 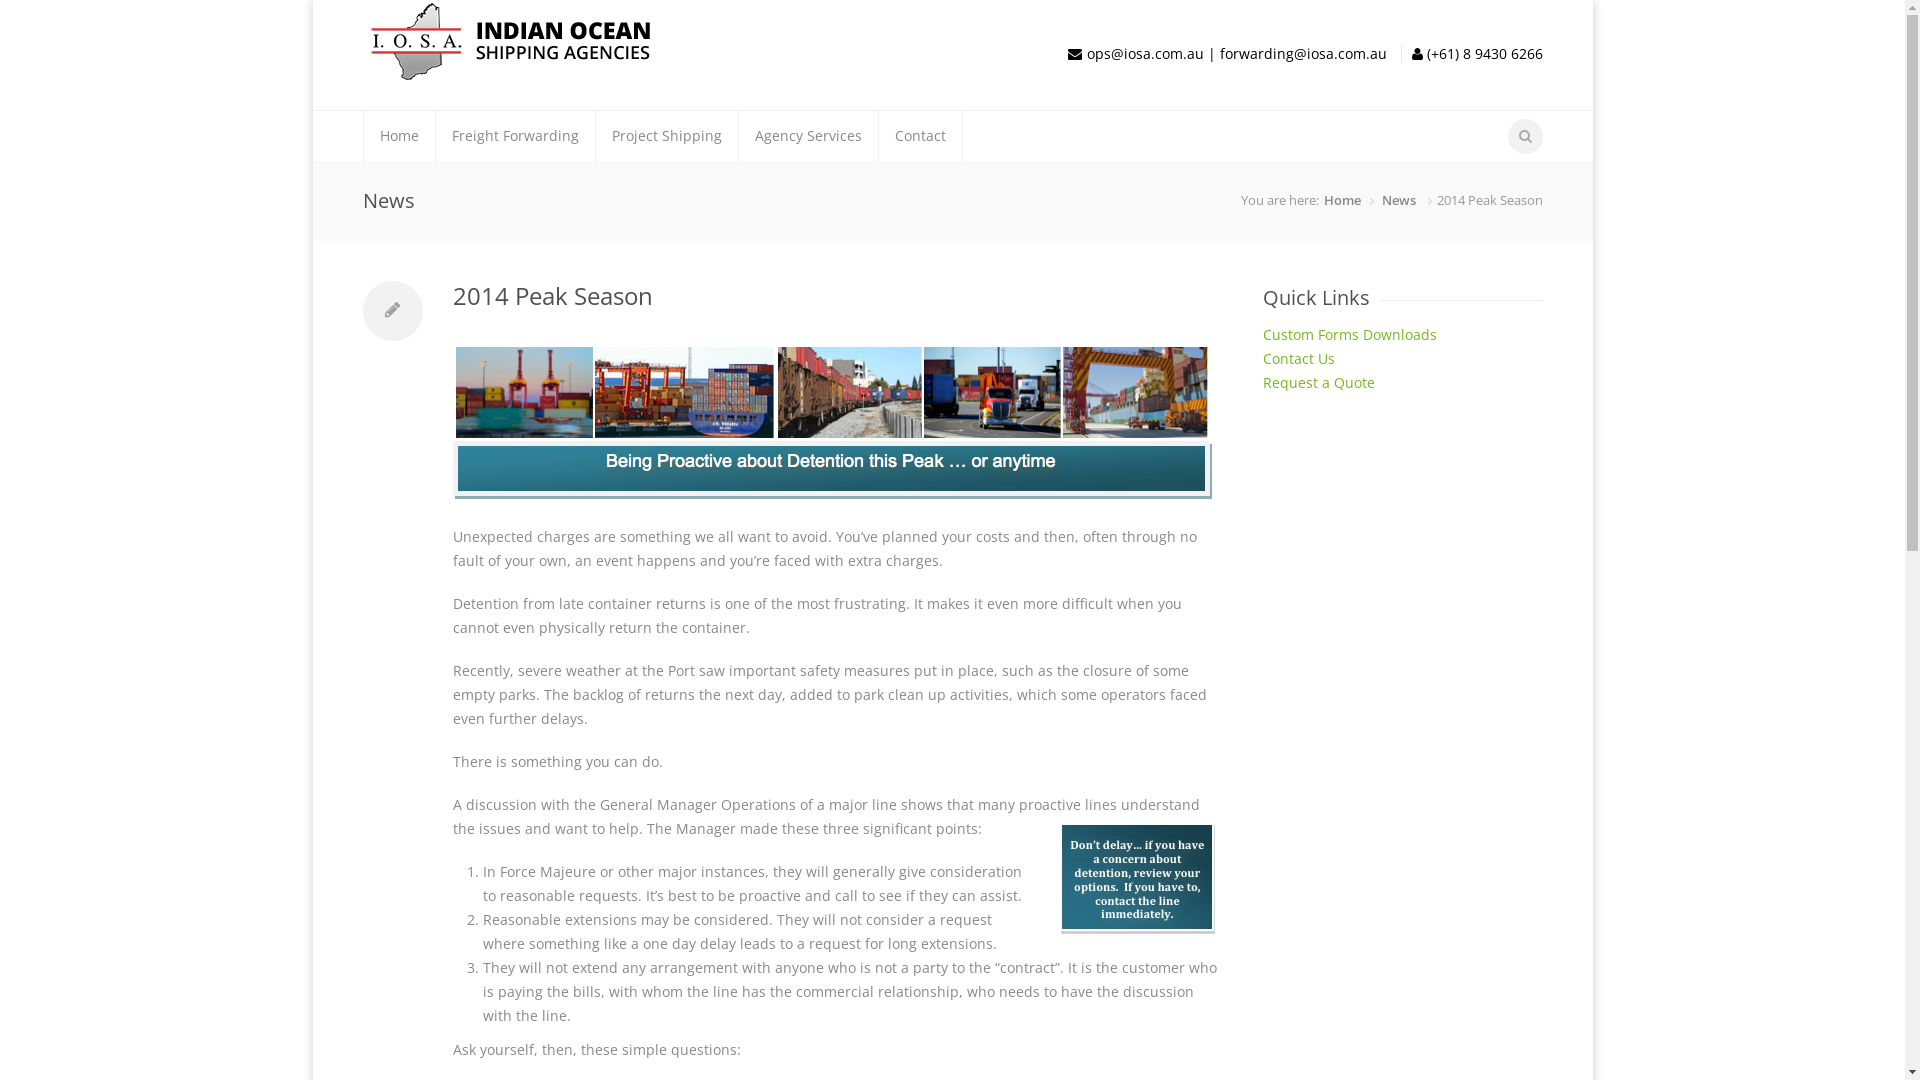 What do you see at coordinates (1348, 333) in the screenshot?
I see `'Custom Forms Downloads'` at bounding box center [1348, 333].